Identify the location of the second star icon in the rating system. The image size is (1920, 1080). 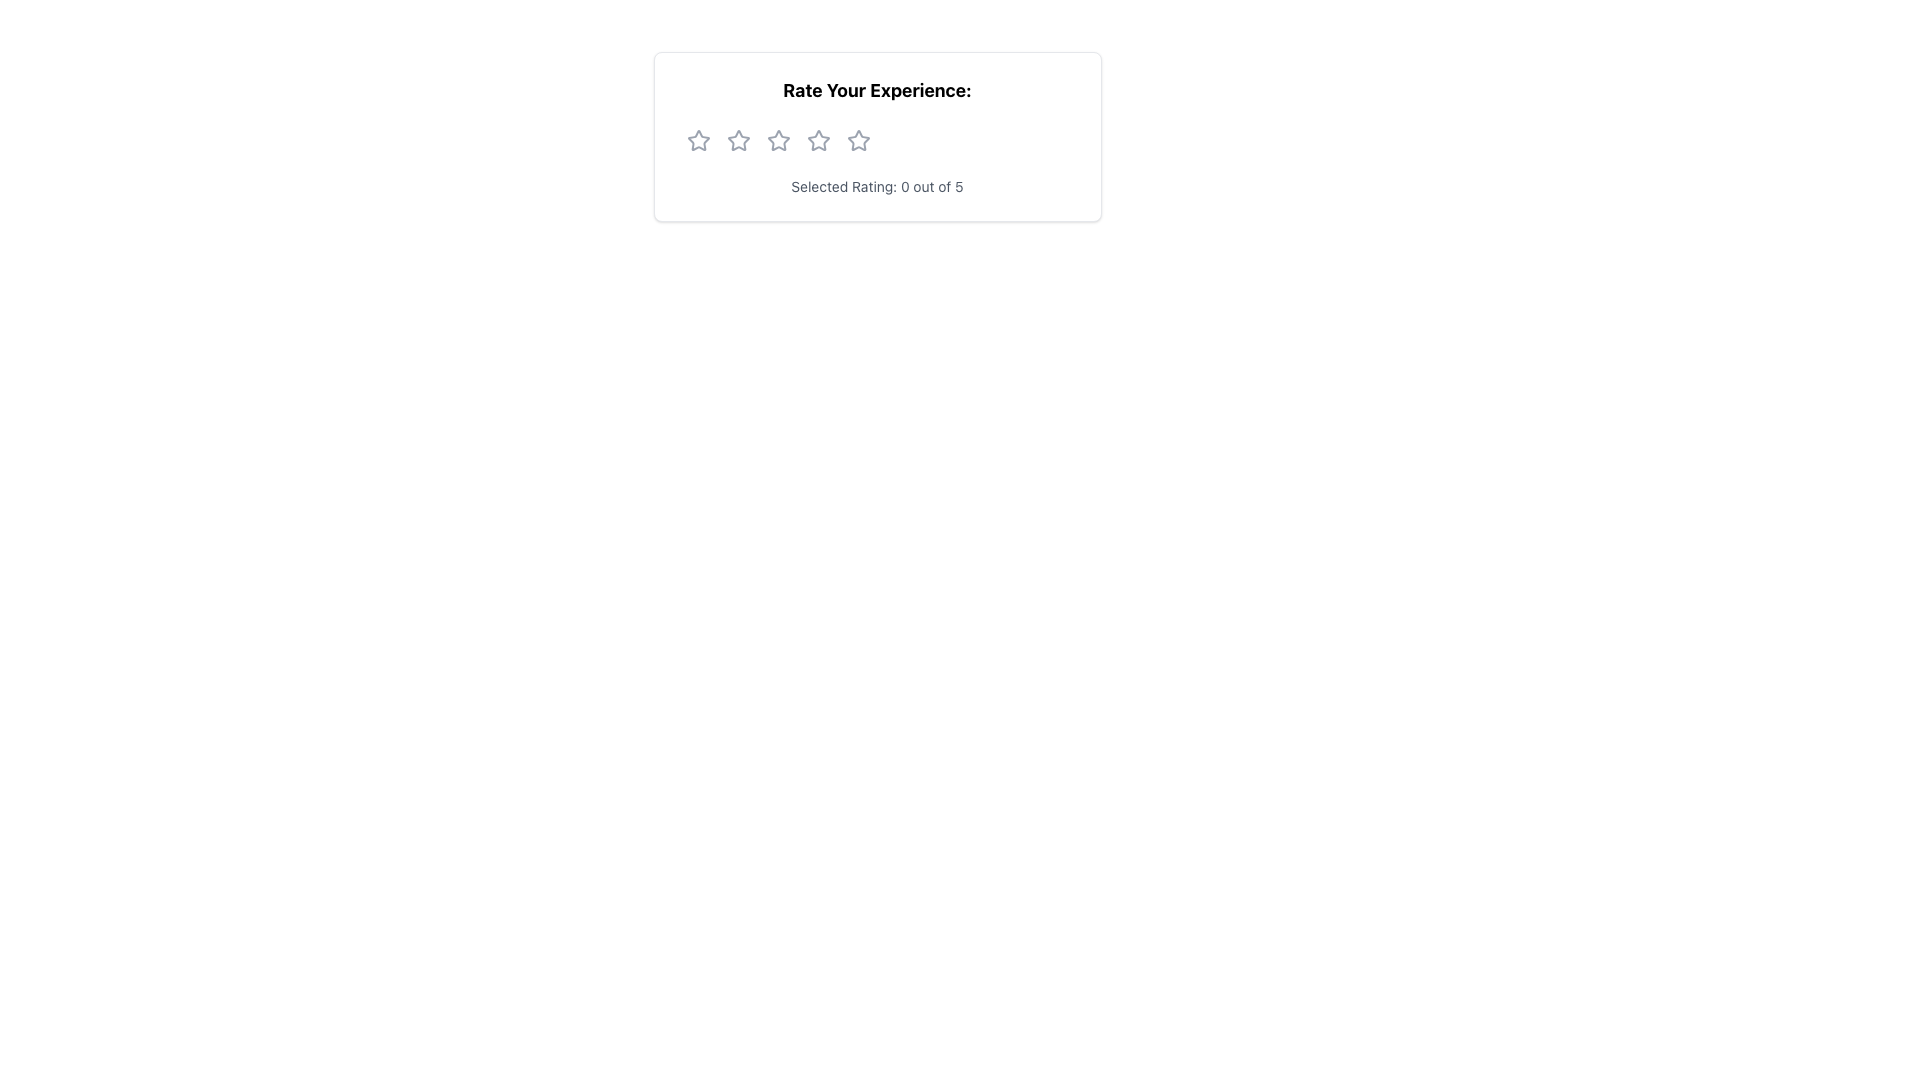
(737, 140).